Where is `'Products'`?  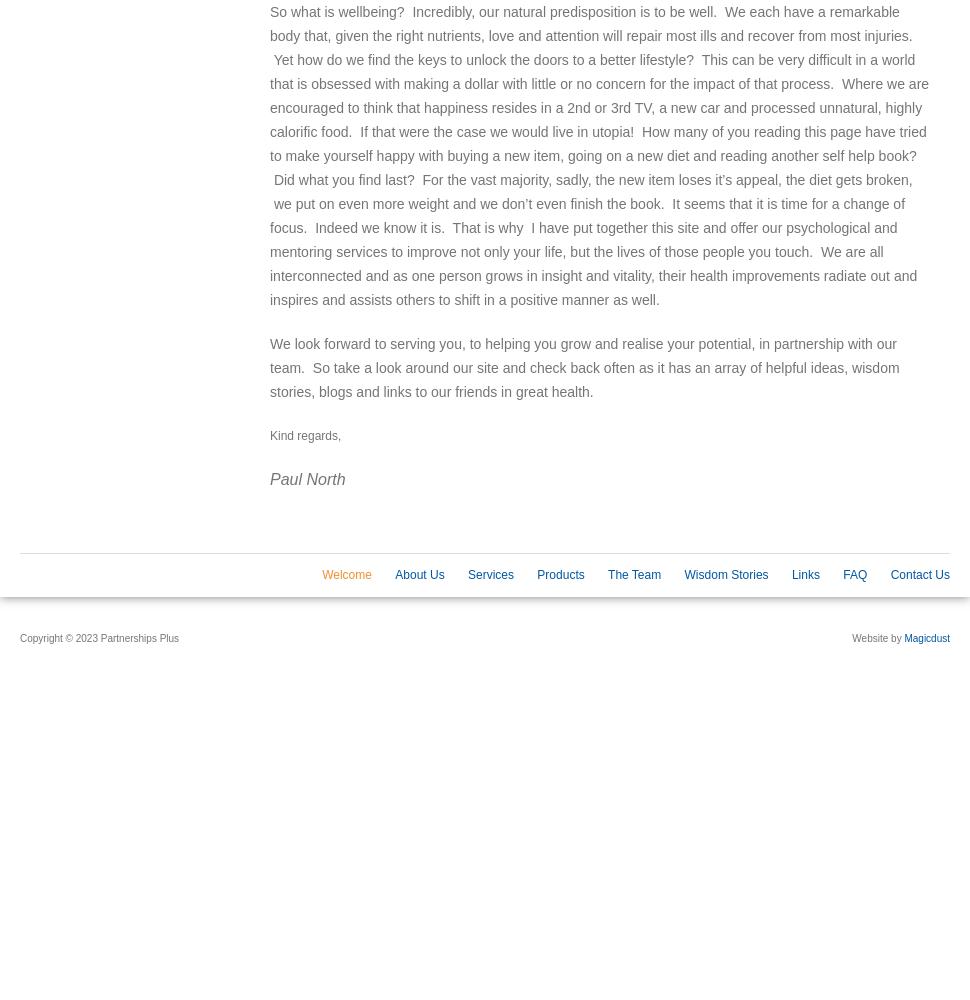 'Products' is located at coordinates (535, 574).